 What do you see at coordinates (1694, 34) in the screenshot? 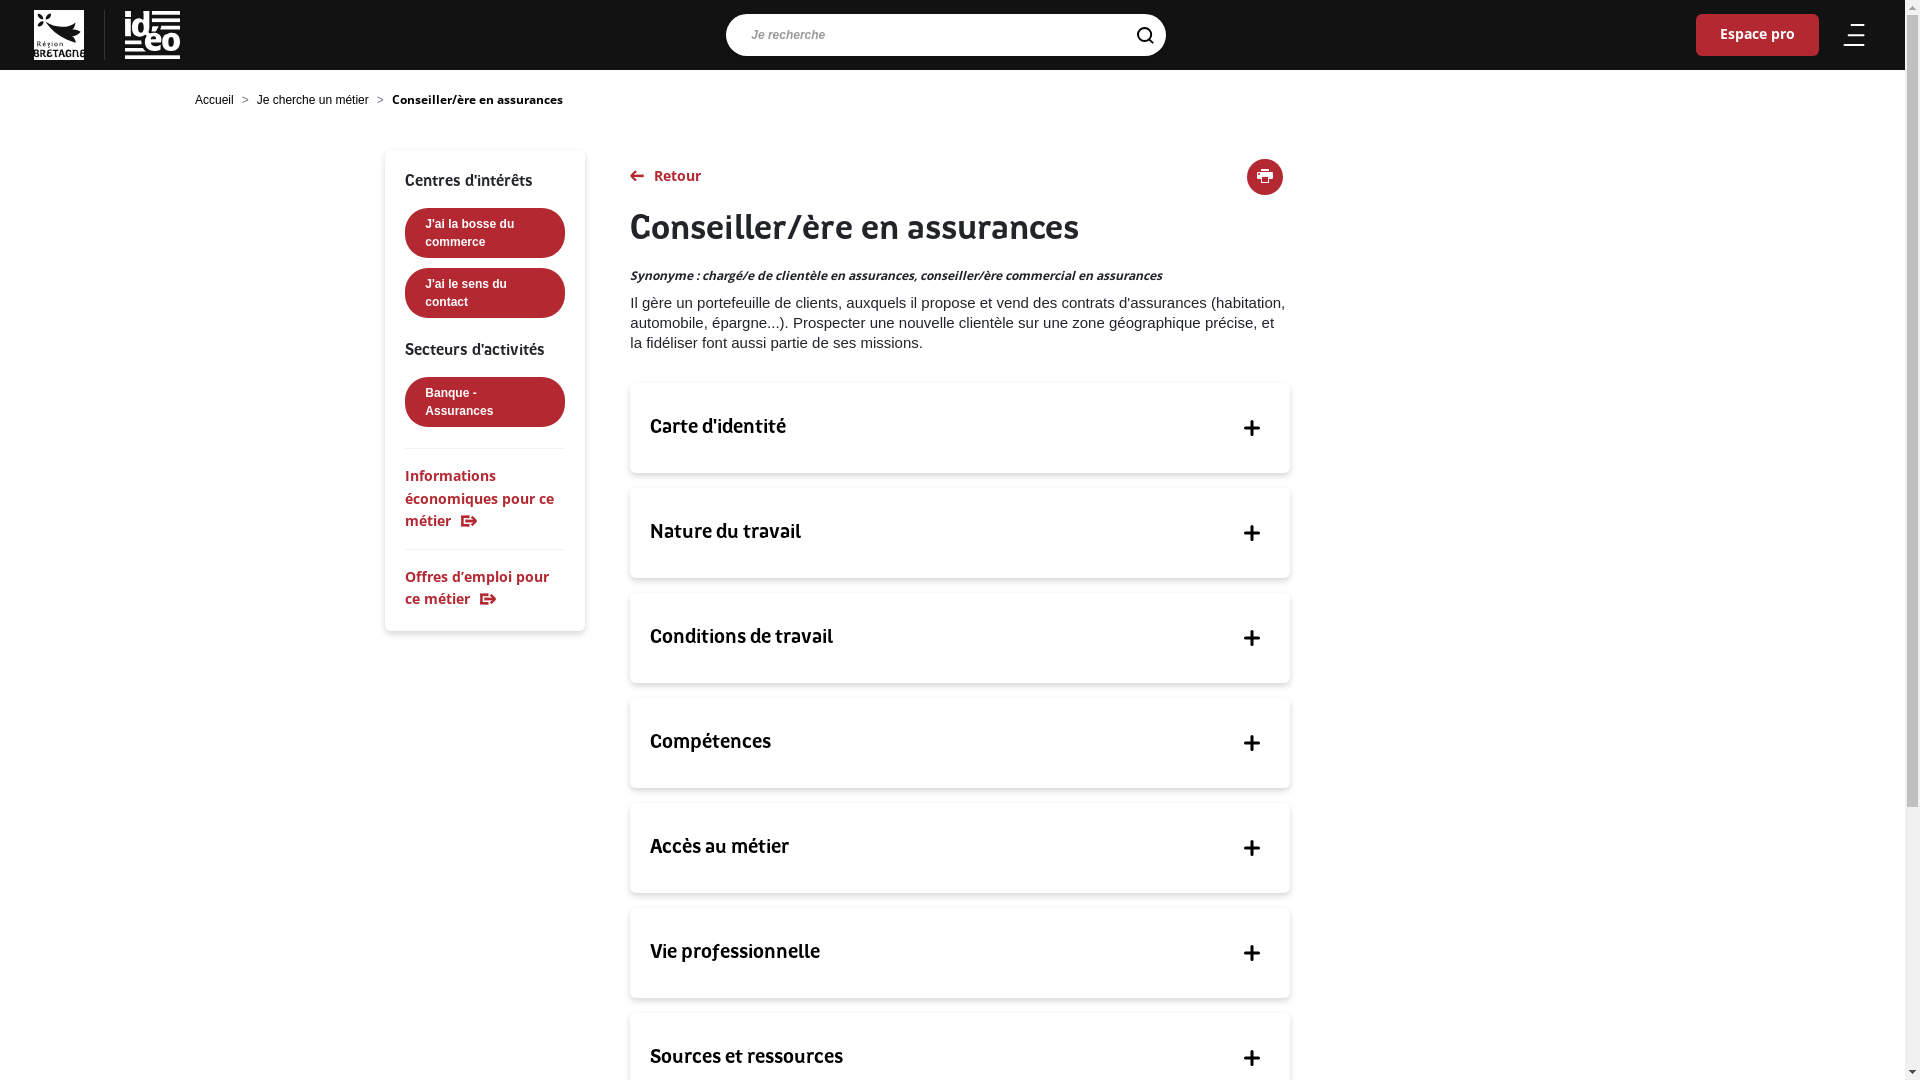
I see `'Espace pro'` at bounding box center [1694, 34].